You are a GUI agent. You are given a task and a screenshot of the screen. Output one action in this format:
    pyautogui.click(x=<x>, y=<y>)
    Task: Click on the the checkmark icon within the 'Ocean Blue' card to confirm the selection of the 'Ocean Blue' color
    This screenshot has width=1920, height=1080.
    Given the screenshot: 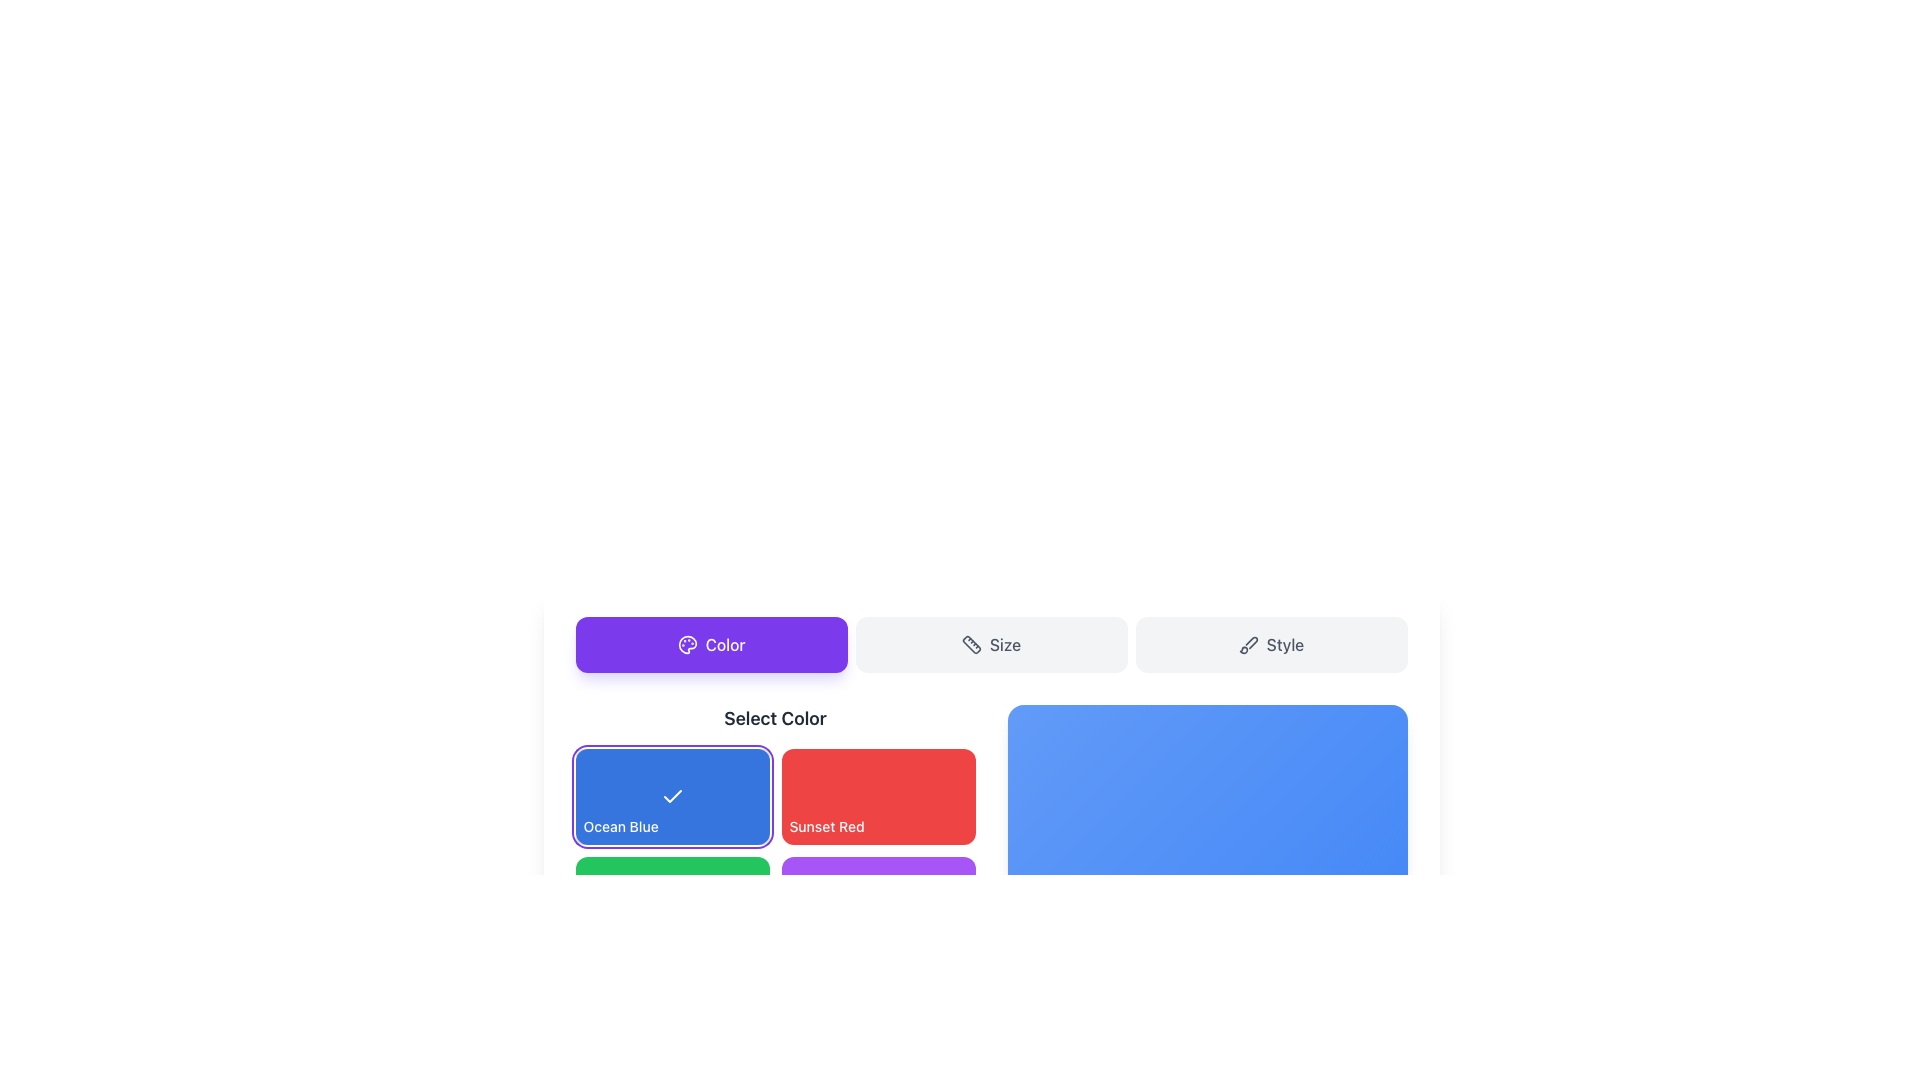 What is the action you would take?
    pyautogui.click(x=672, y=796)
    